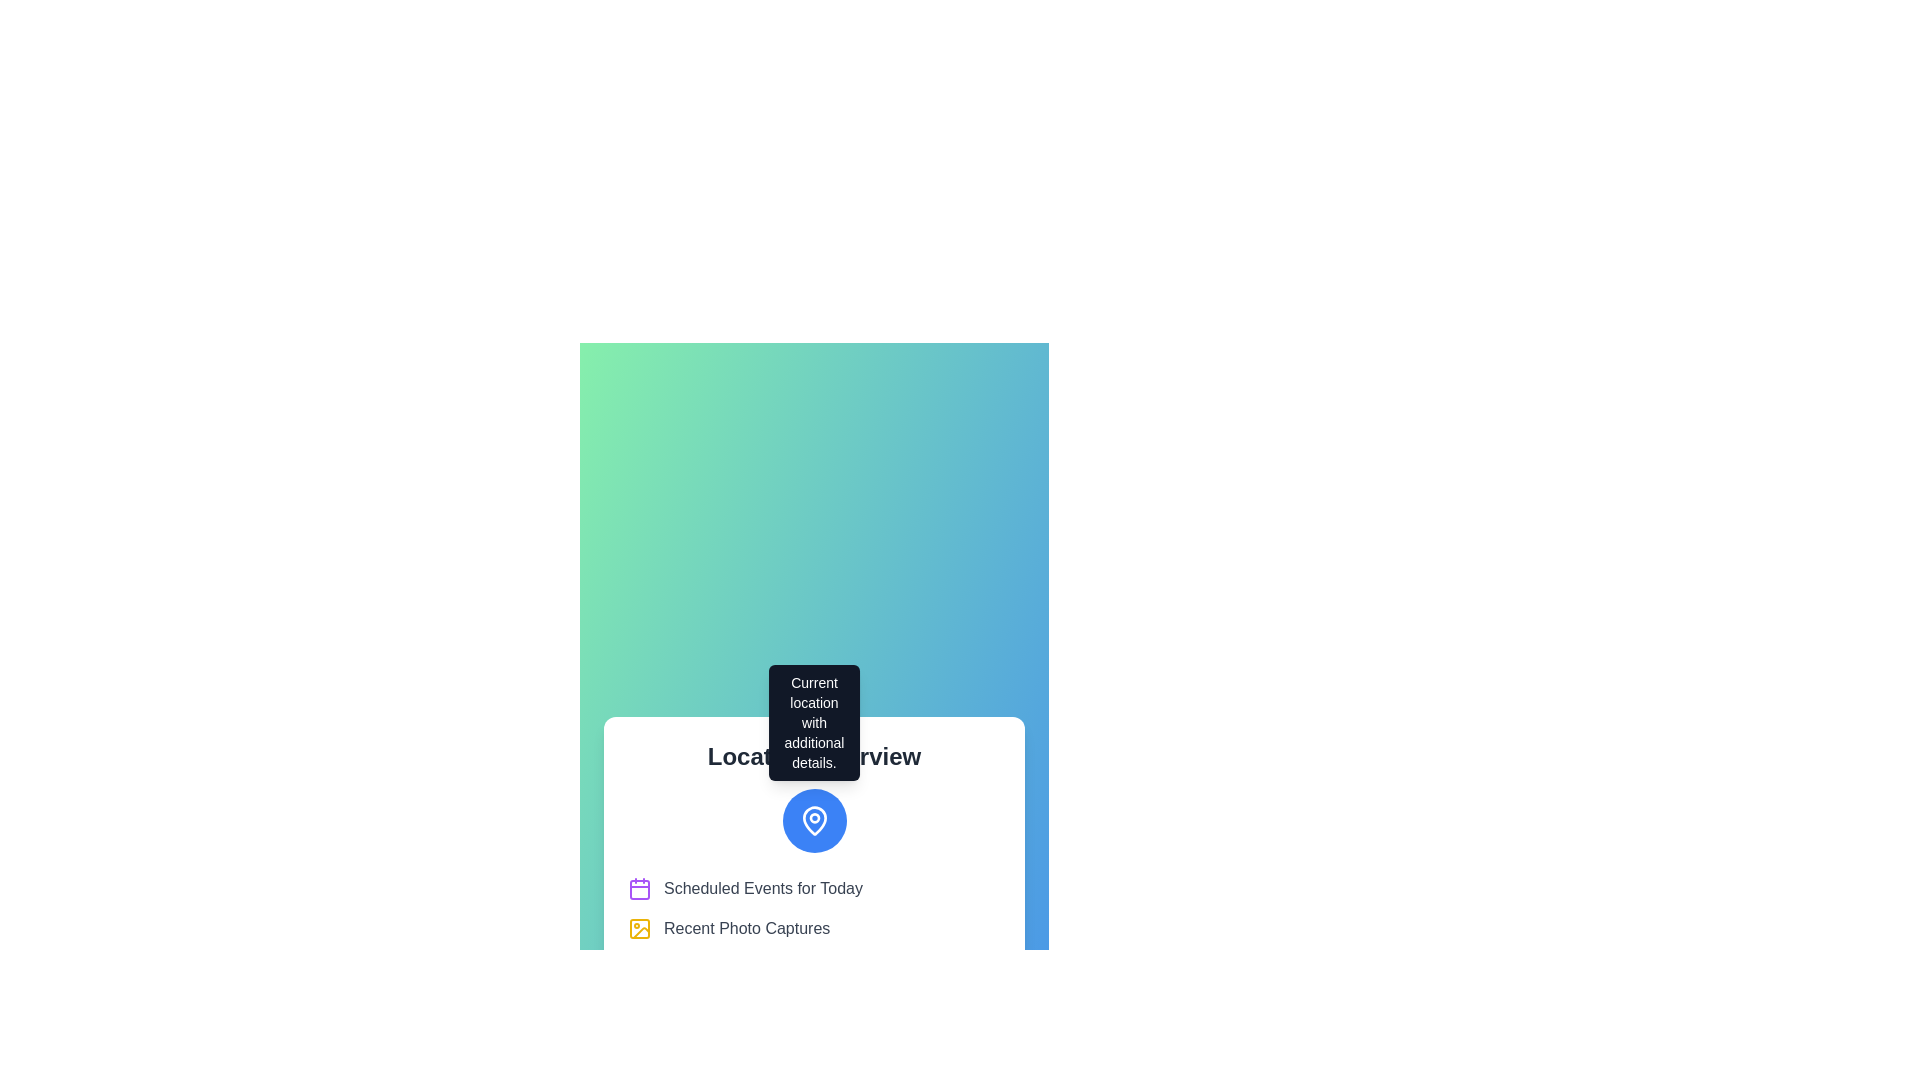 The height and width of the screenshot is (1080, 1920). I want to click on the tooltip of the 'Current location with additional details' blue icon in the 'Location Overview' card, so click(814, 882).